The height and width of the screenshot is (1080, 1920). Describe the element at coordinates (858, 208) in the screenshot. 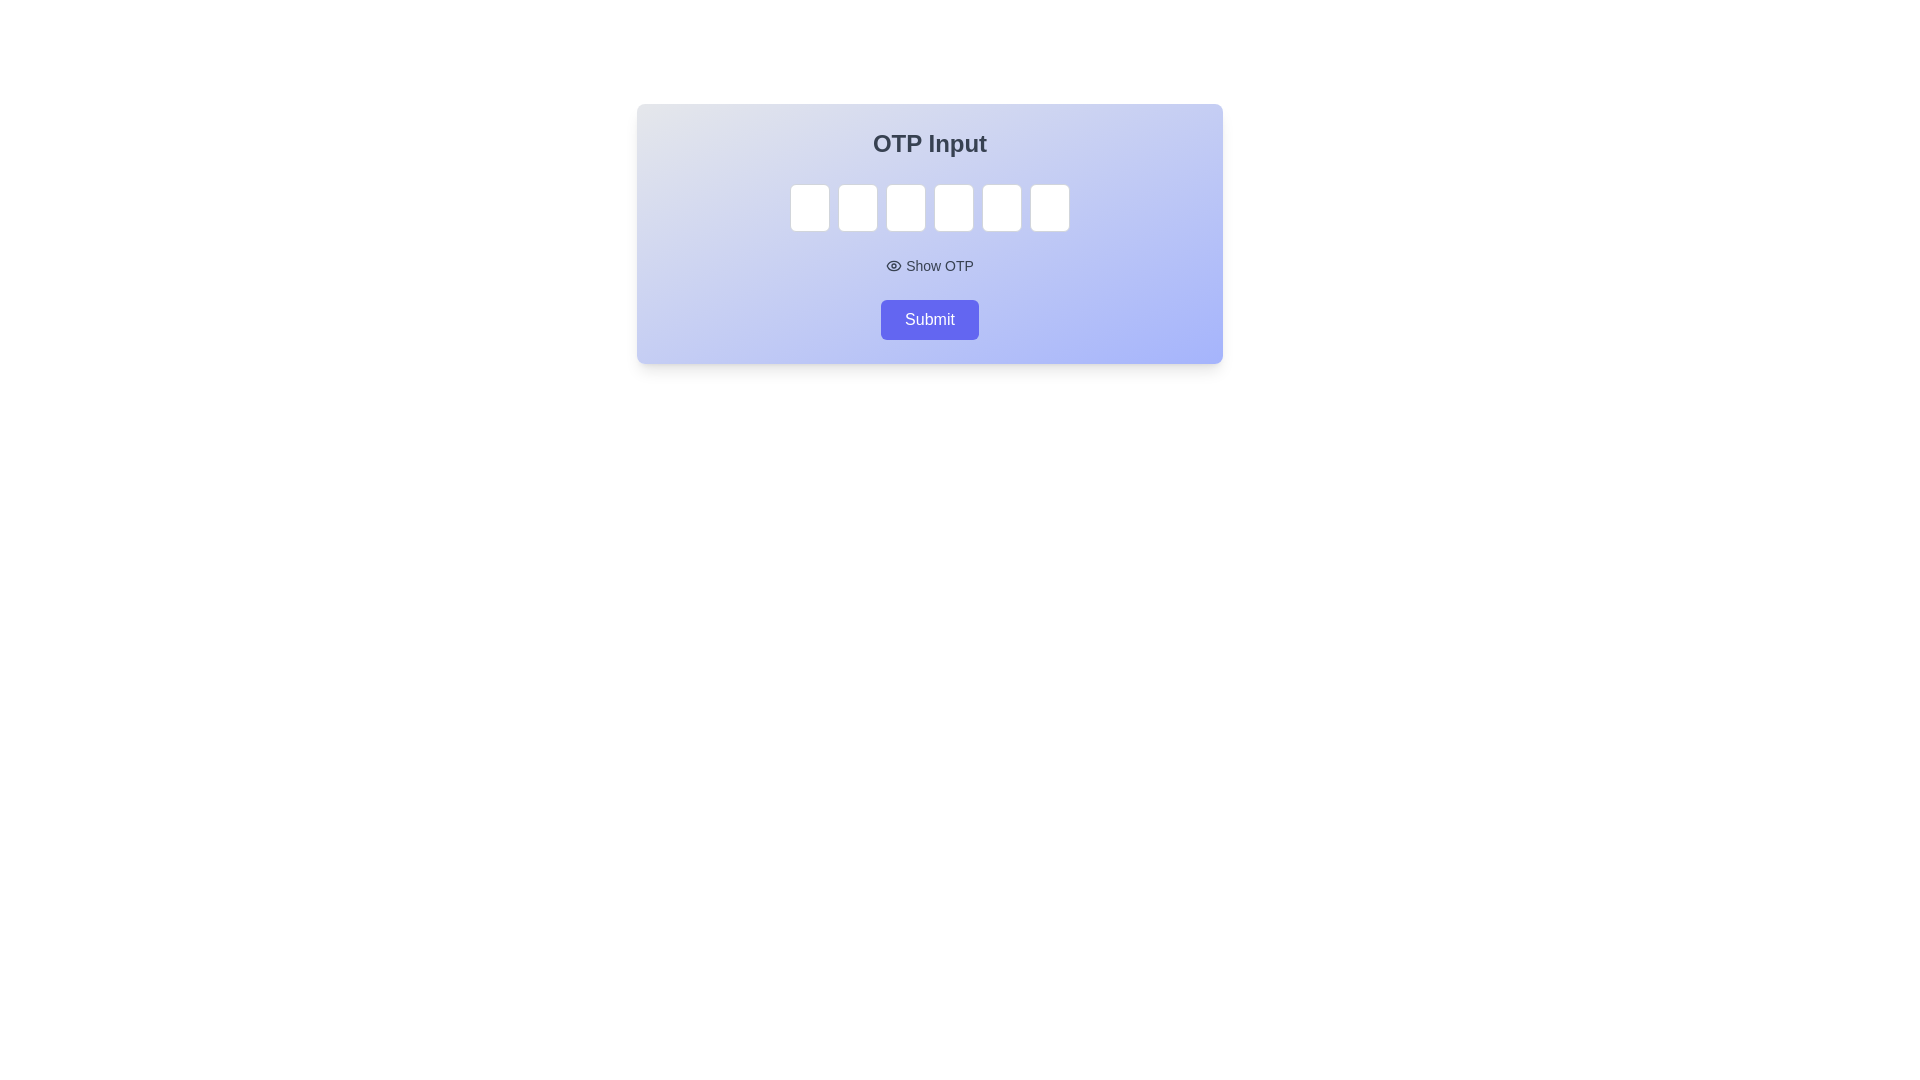

I see `the second input box of the OTP input sequence` at that location.